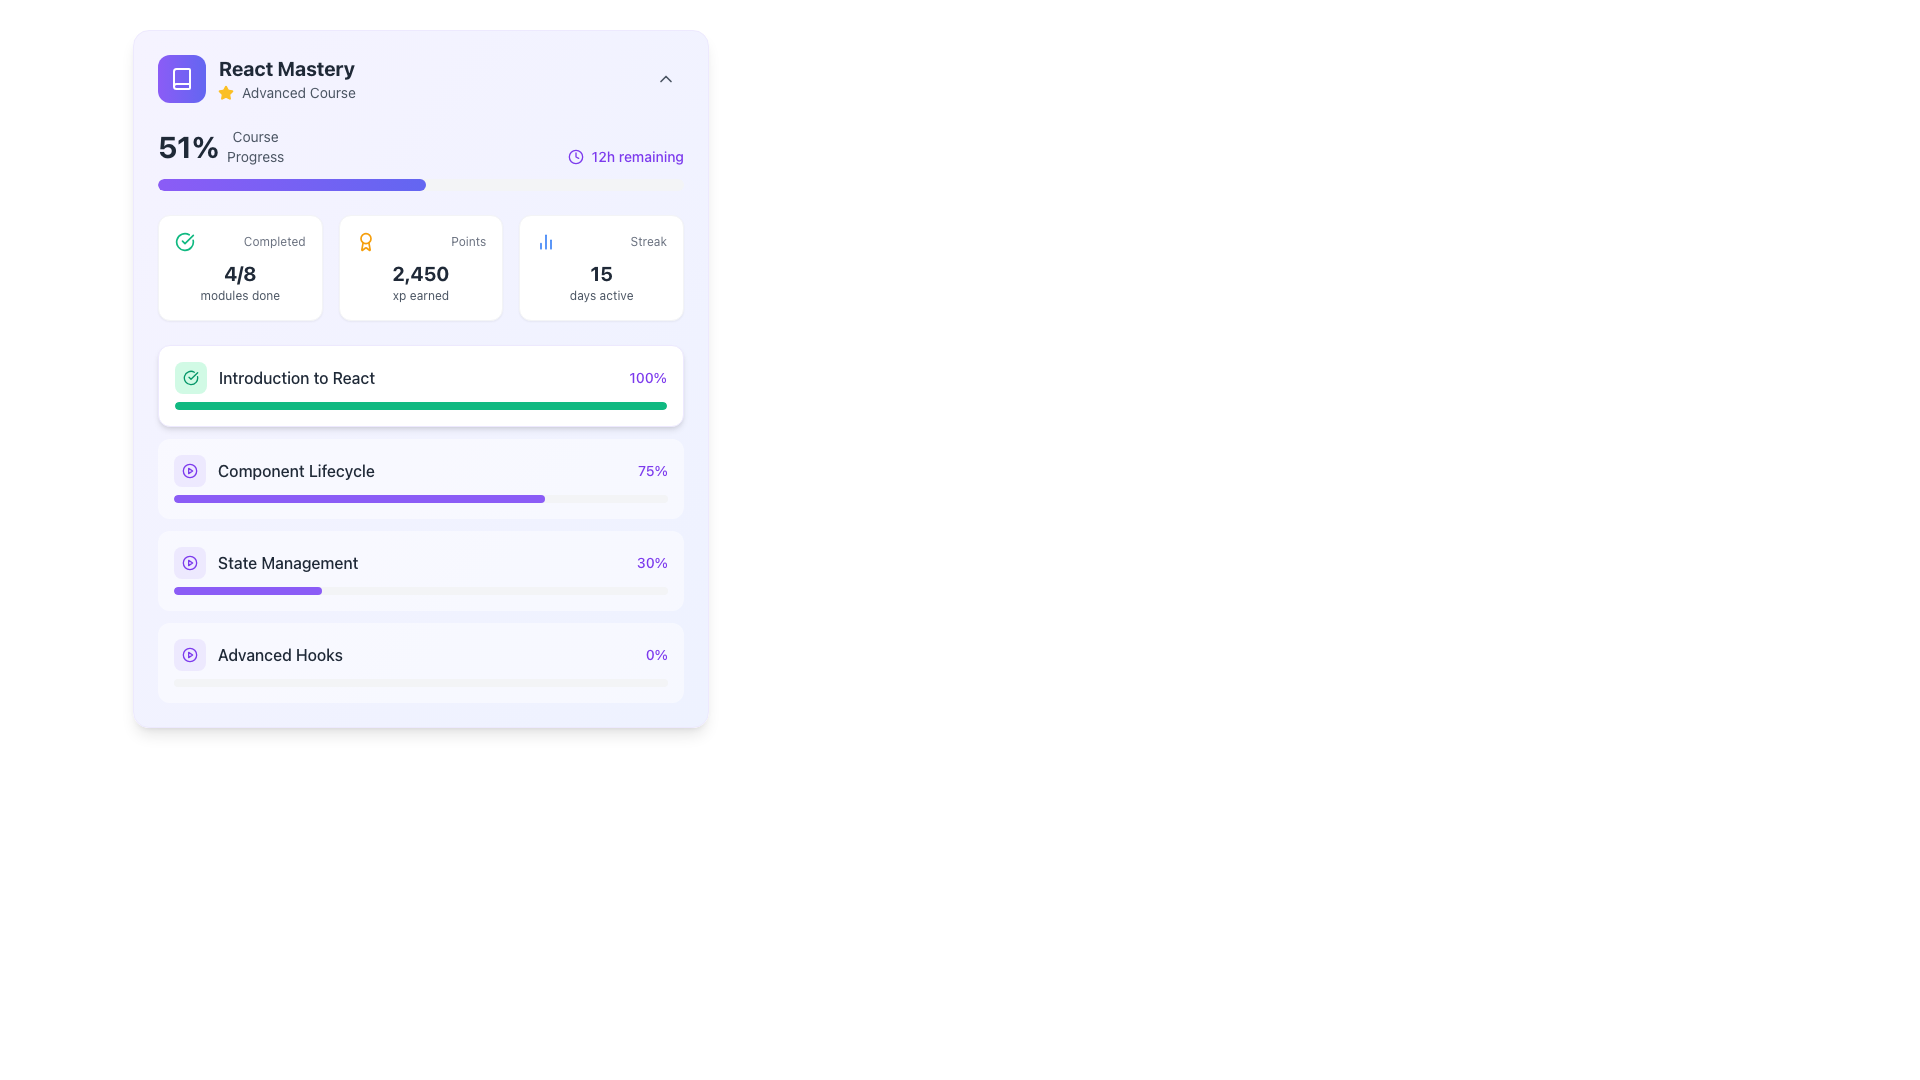  Describe the element at coordinates (240, 273) in the screenshot. I see `the text label element displaying '4/8'` at that location.